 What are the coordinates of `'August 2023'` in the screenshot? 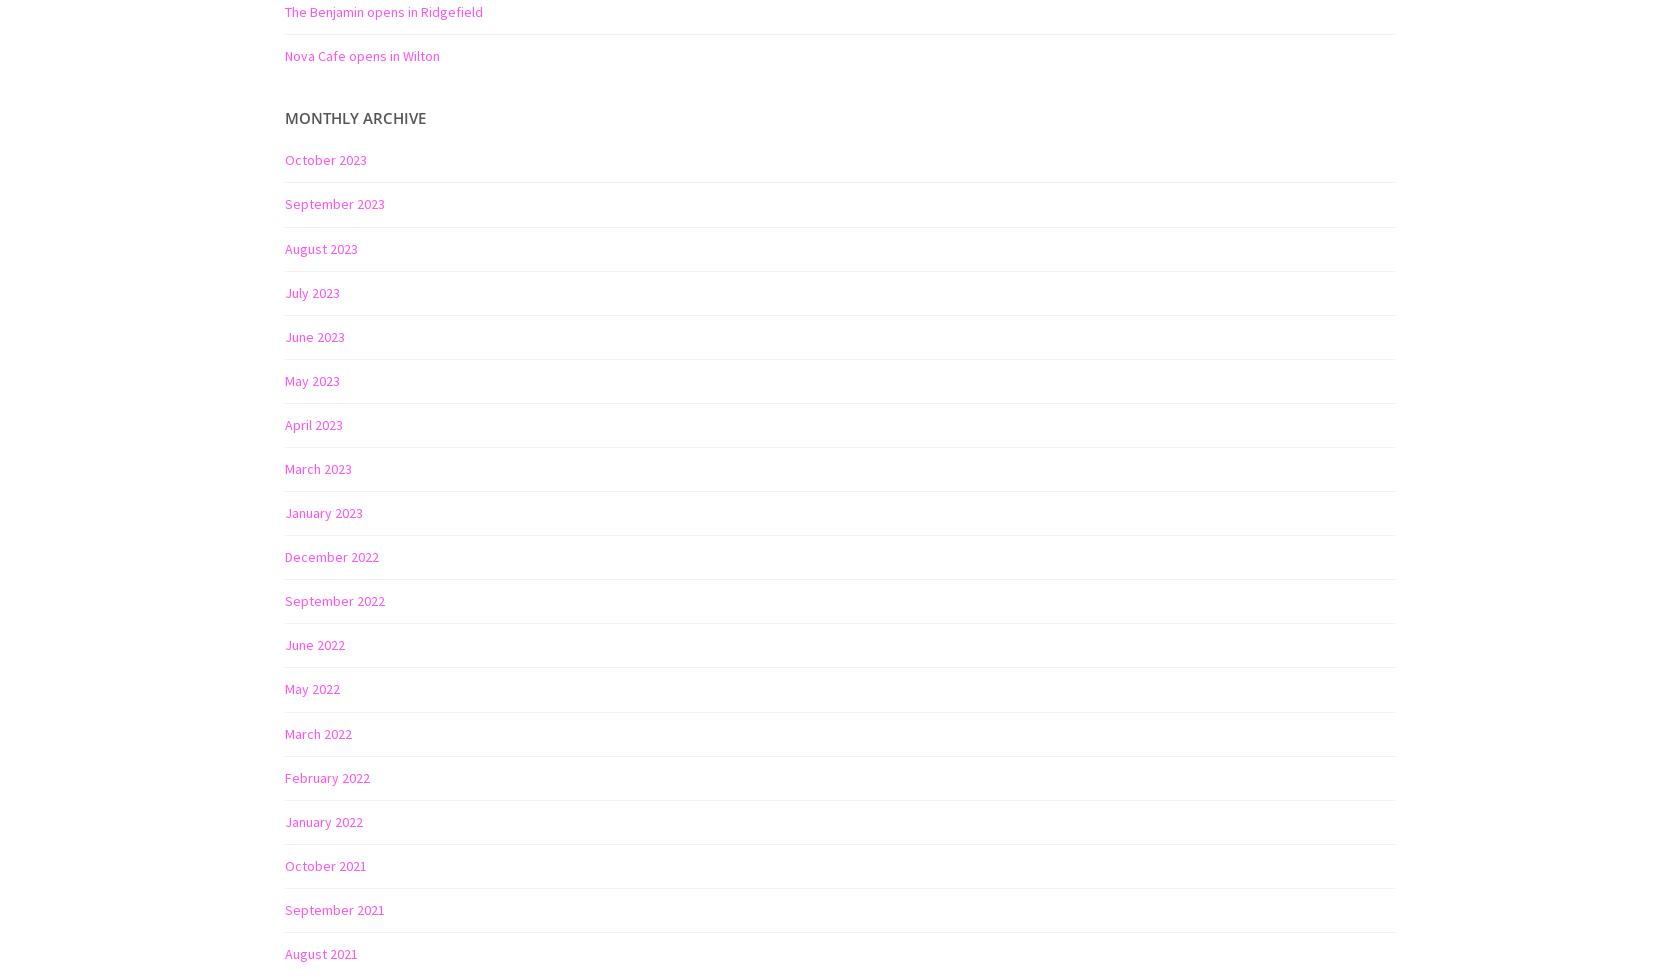 It's located at (321, 248).